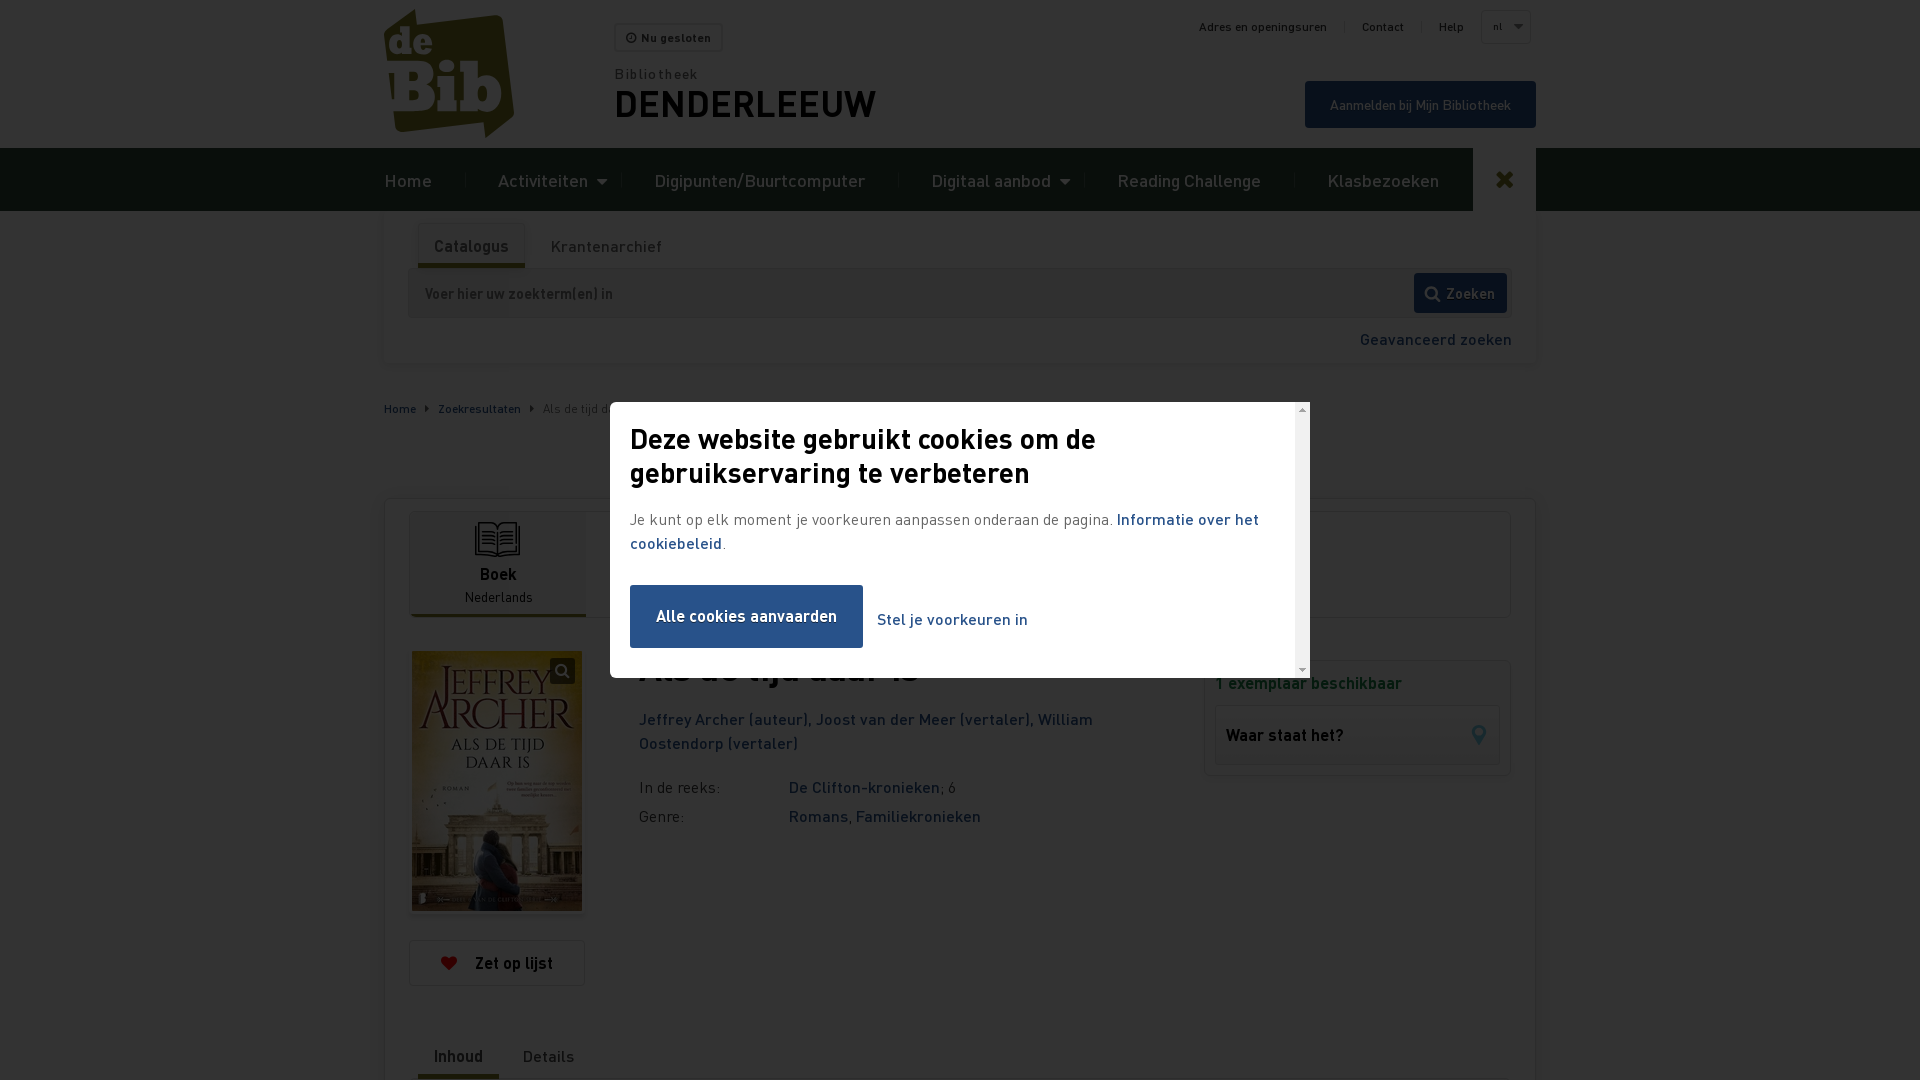 Image resolution: width=1920 pixels, height=1080 pixels. Describe the element at coordinates (1357, 735) in the screenshot. I see `'Waar staat het?'` at that location.